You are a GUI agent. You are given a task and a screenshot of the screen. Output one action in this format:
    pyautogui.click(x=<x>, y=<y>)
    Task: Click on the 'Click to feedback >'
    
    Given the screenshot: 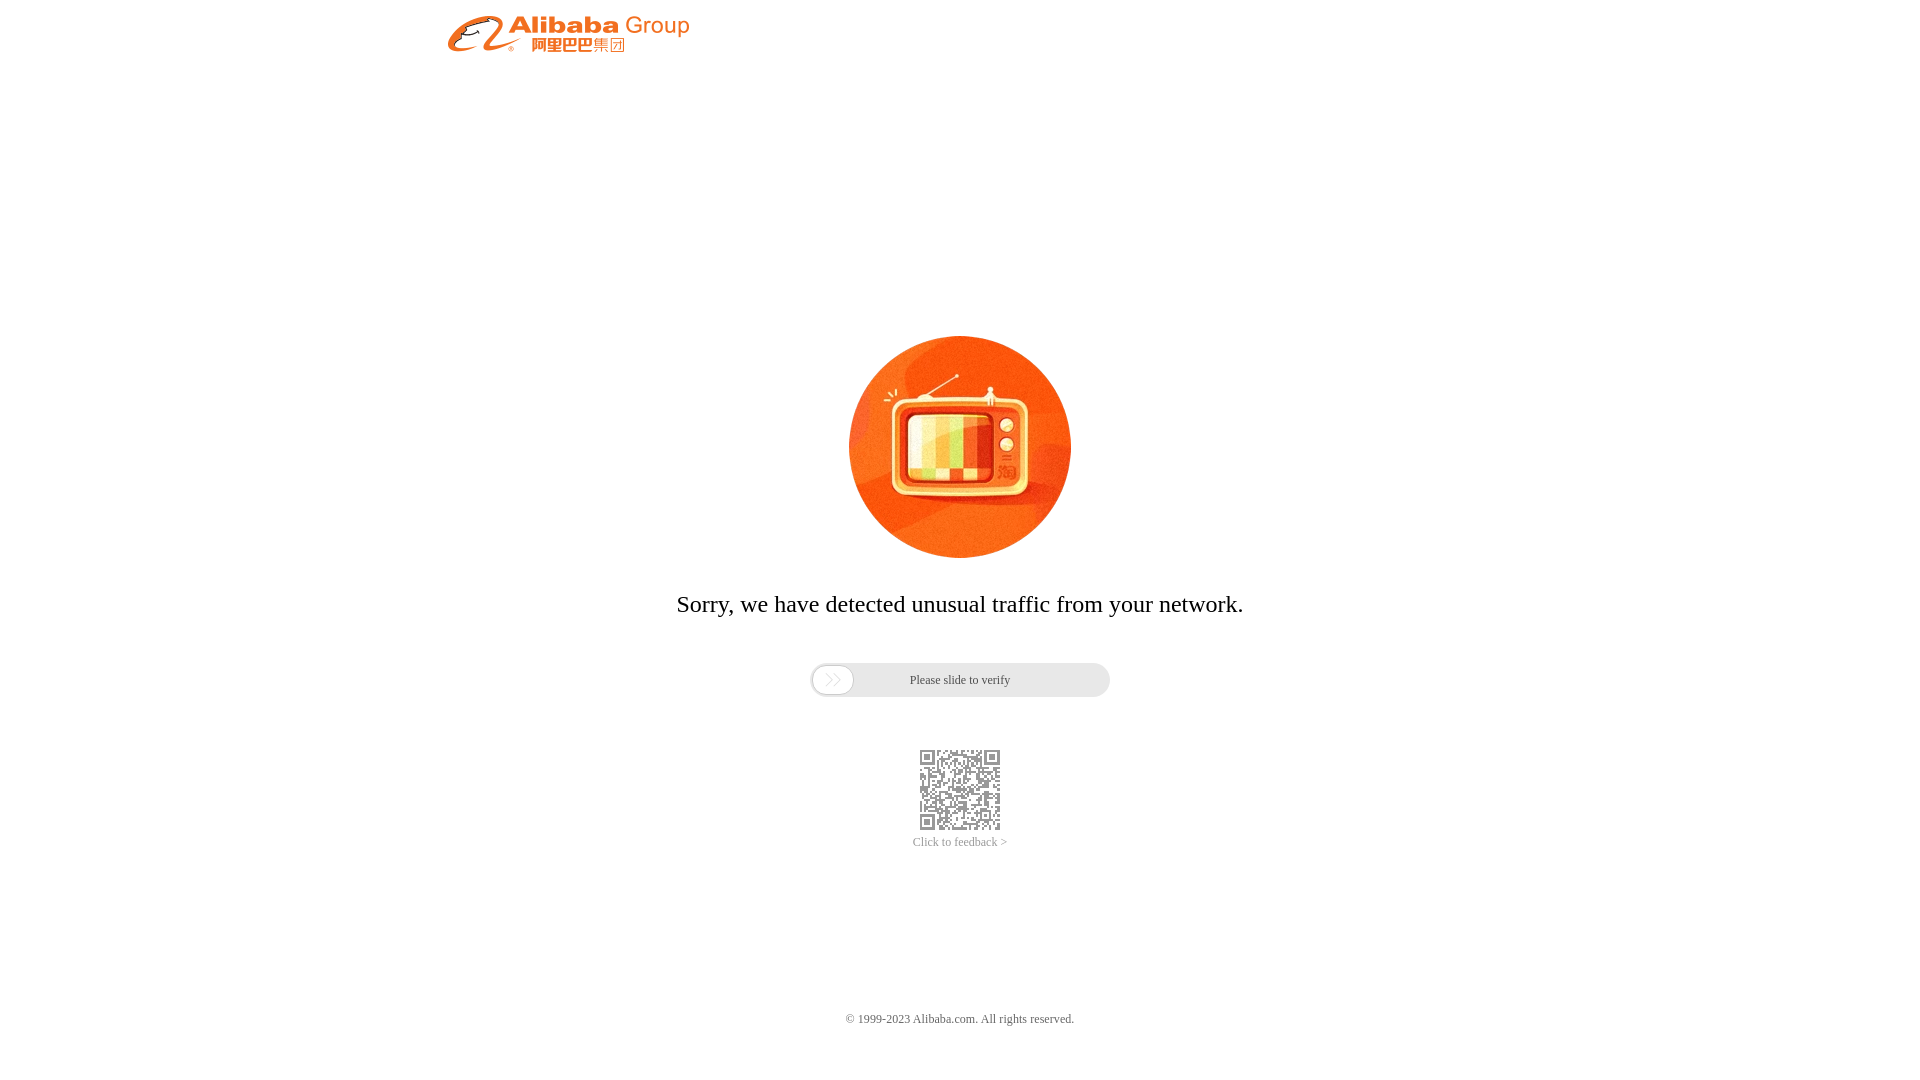 What is the action you would take?
    pyautogui.click(x=960, y=842)
    